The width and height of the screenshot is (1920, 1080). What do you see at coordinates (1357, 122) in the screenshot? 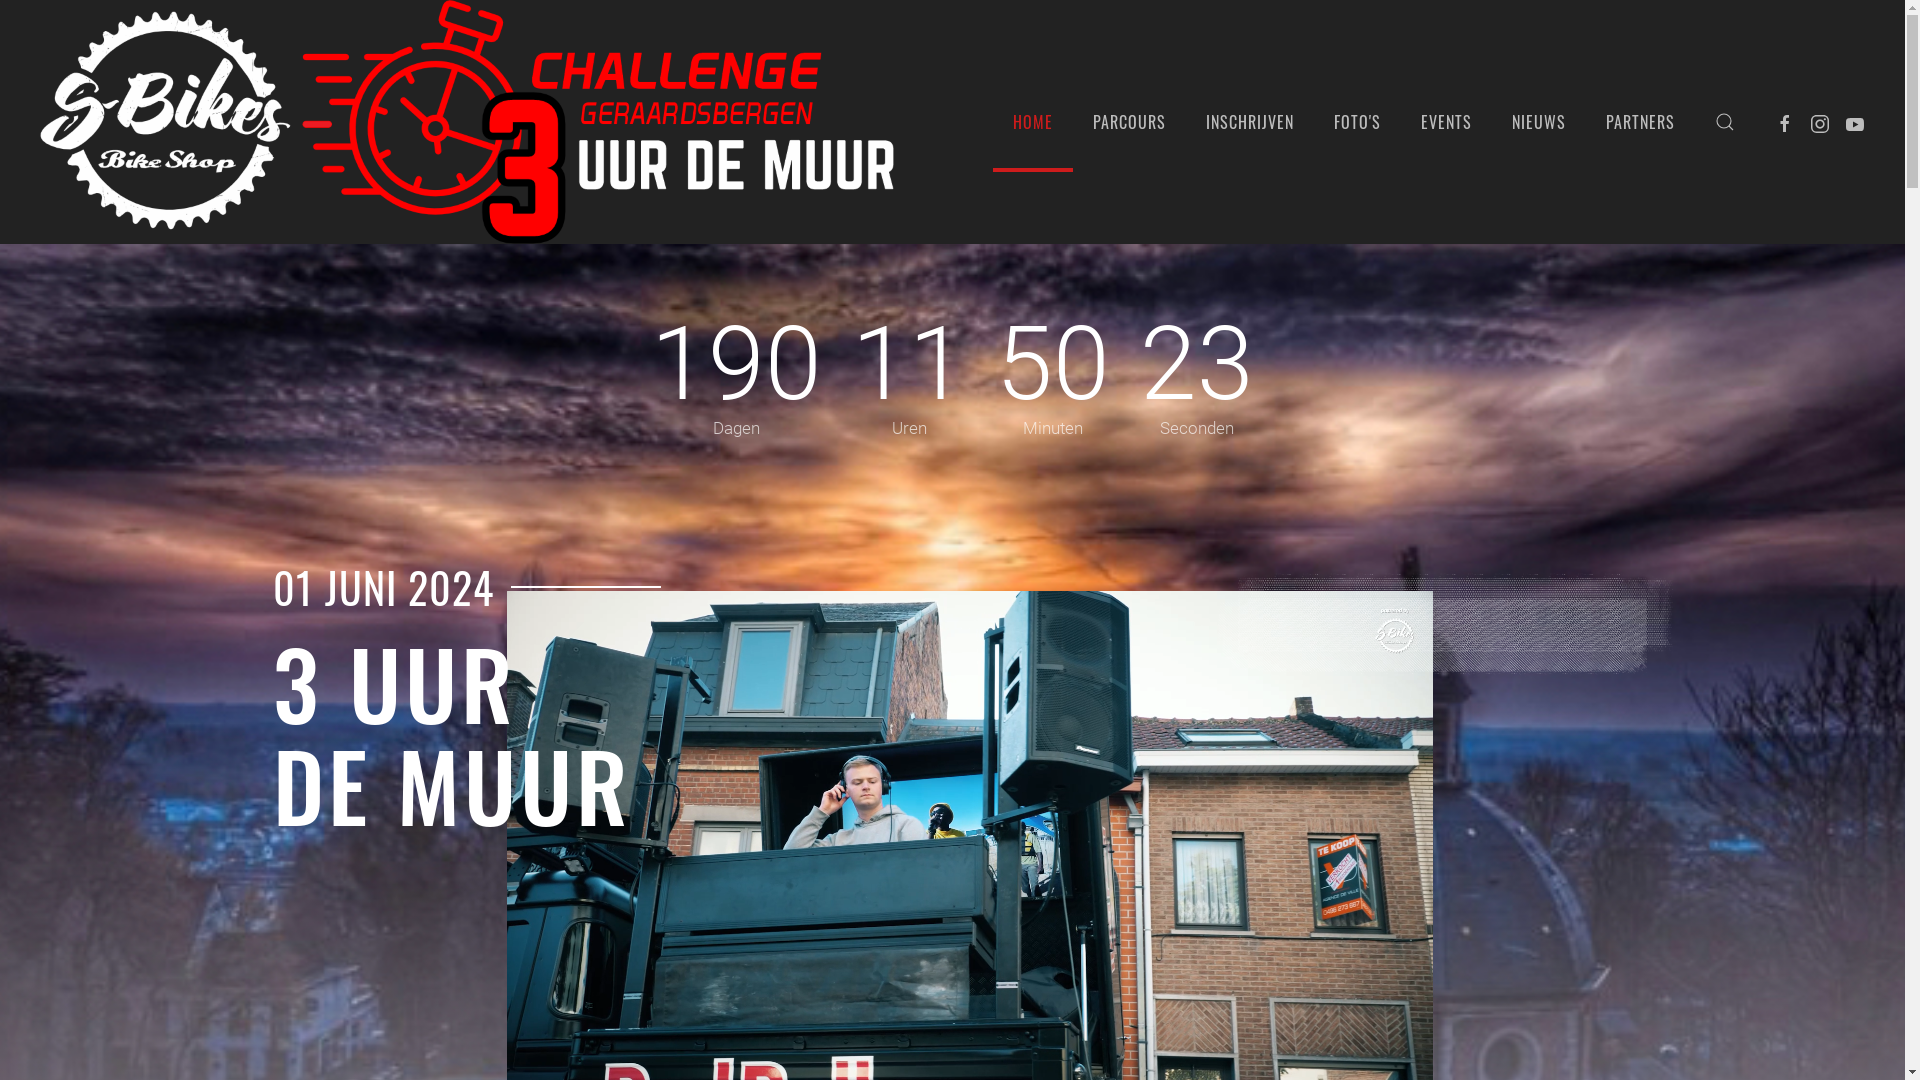
I see `'FOTO'S'` at bounding box center [1357, 122].